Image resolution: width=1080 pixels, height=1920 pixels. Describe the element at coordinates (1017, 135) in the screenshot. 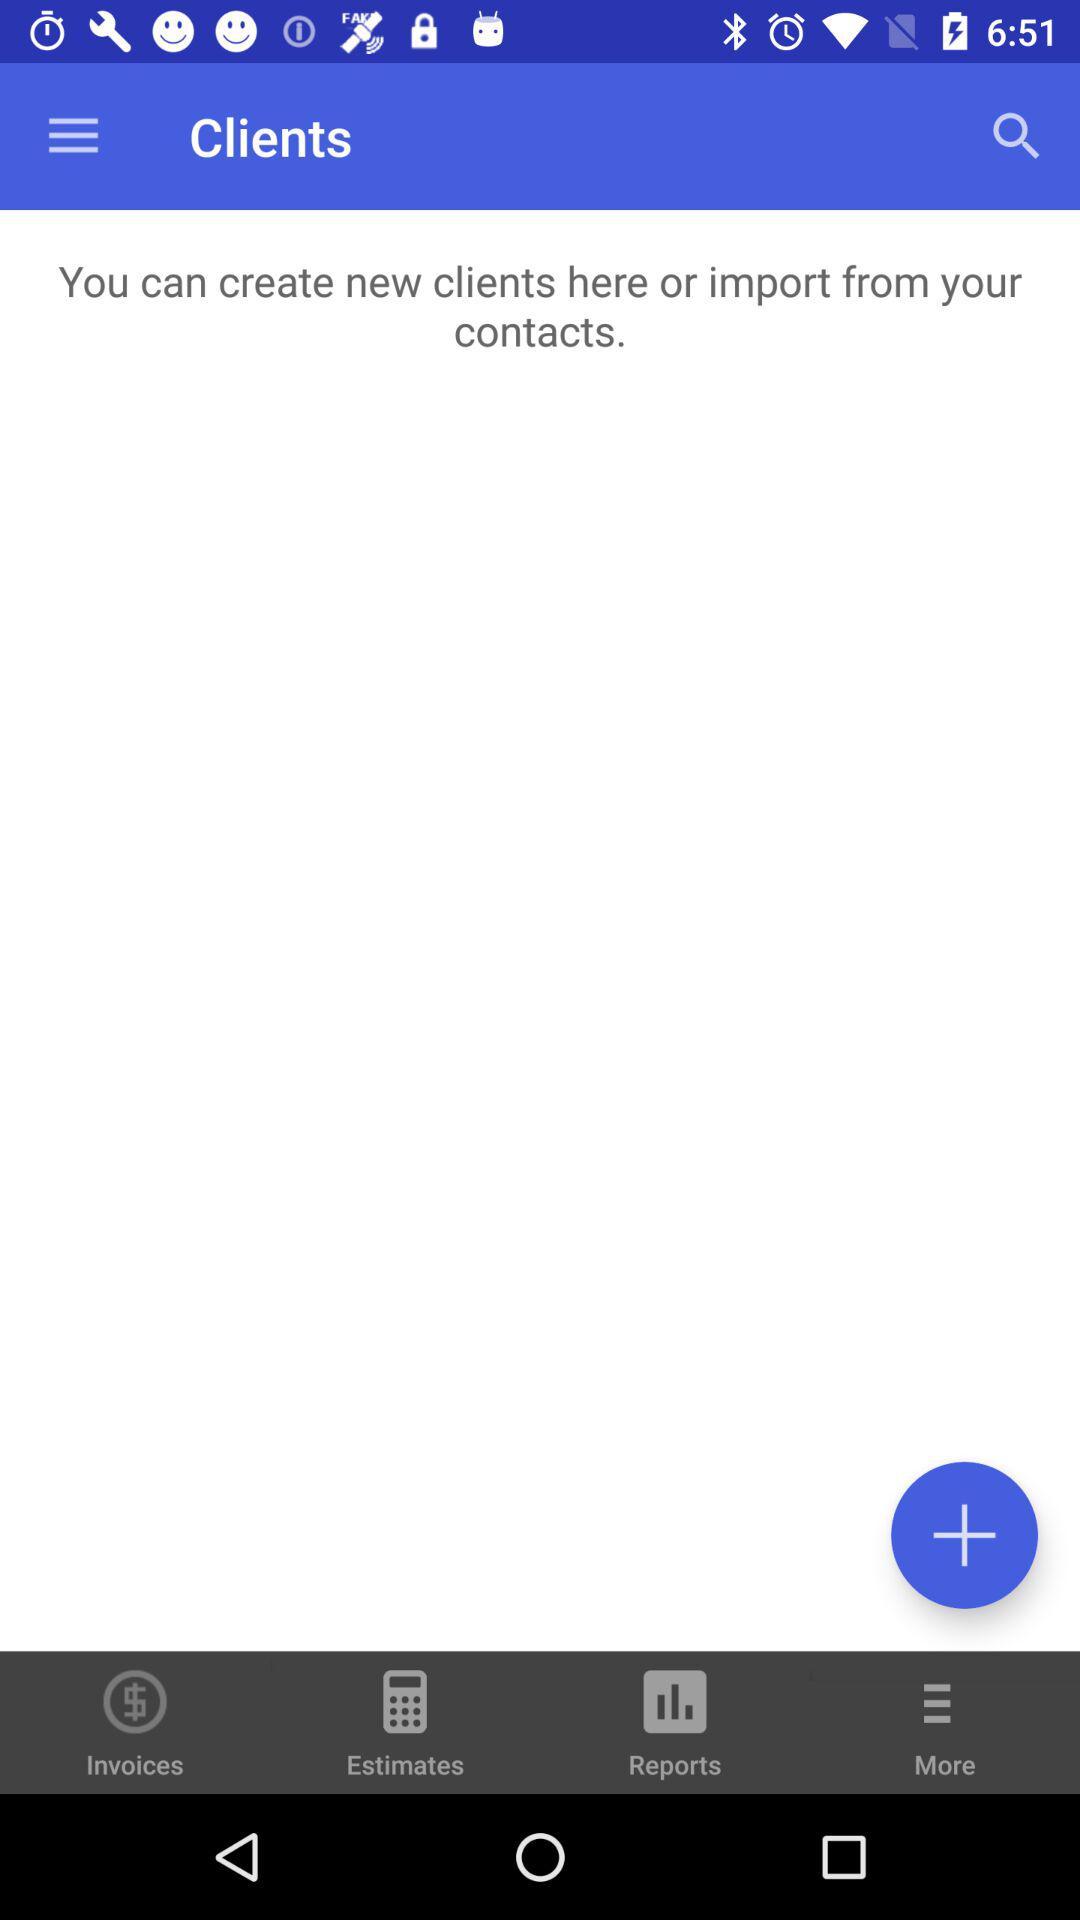

I see `icon at the top right corner` at that location.